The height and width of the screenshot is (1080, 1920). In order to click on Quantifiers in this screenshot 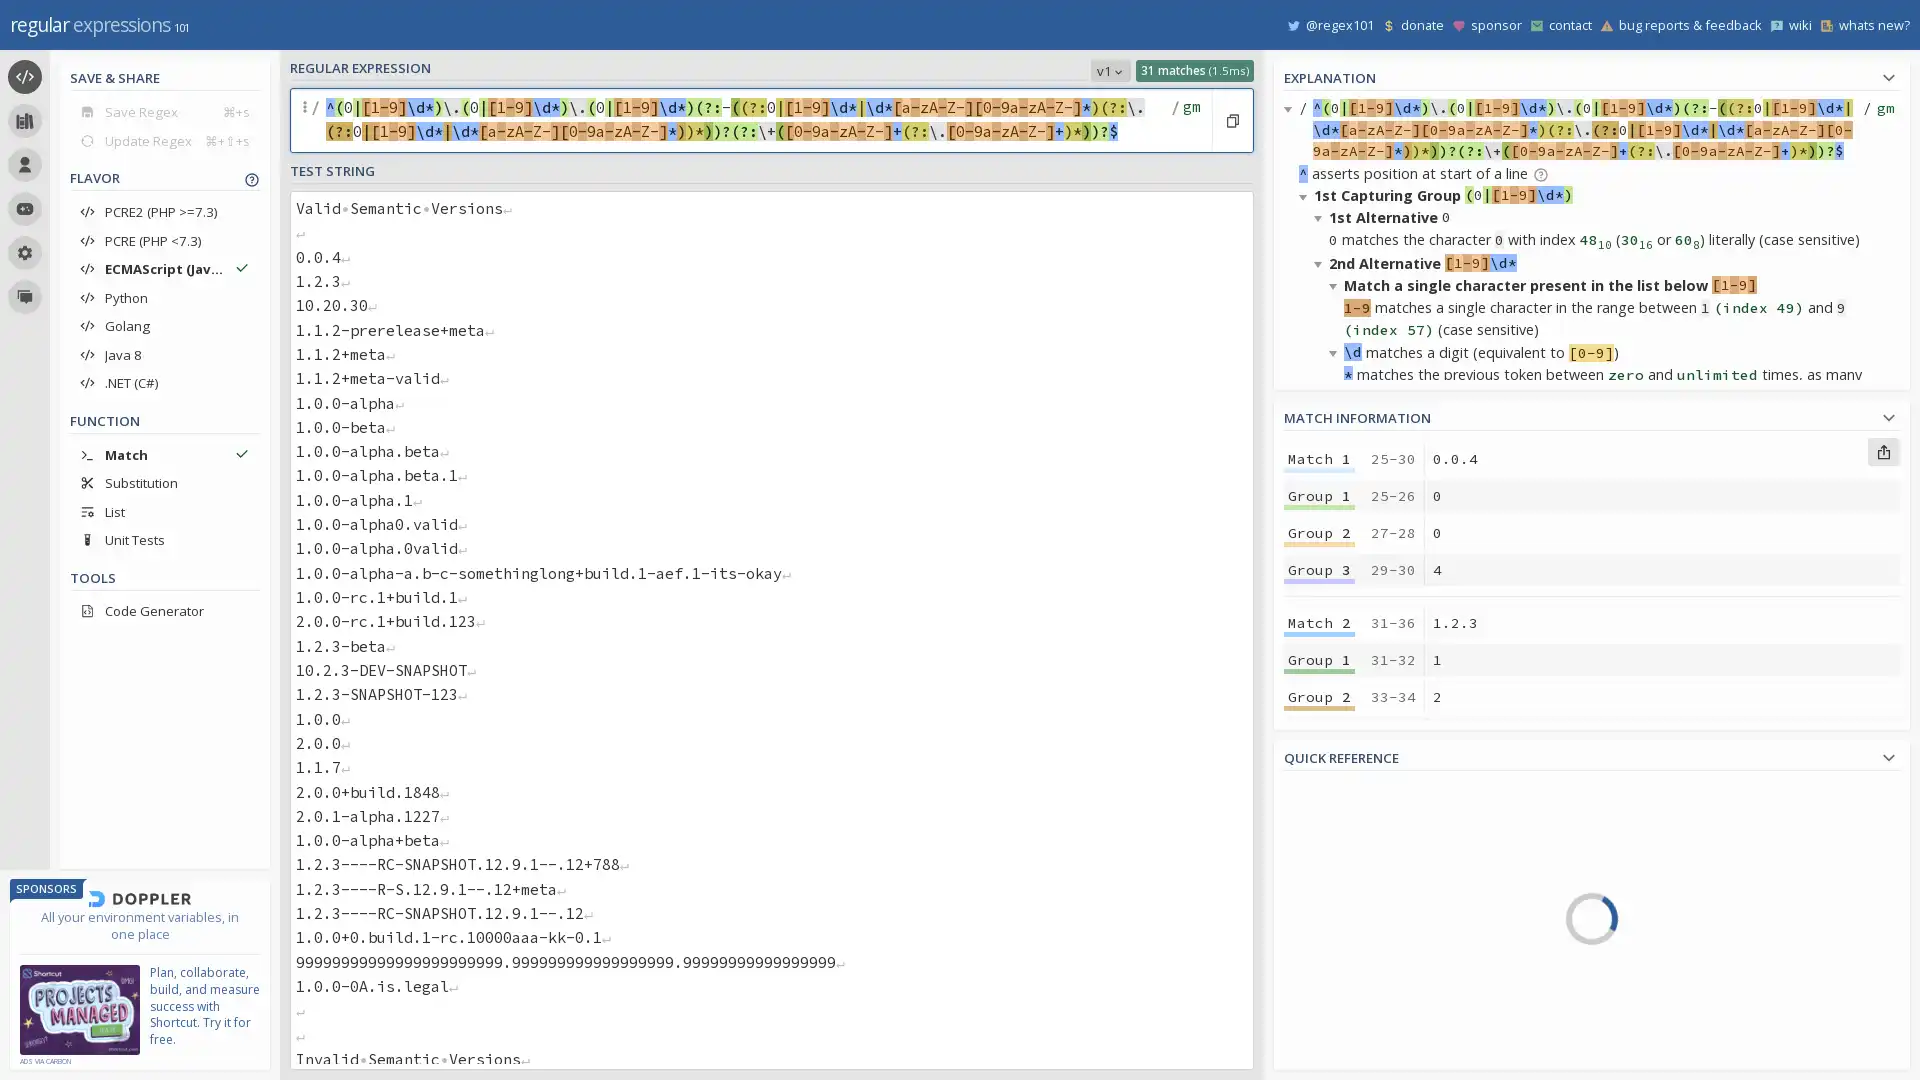, I will do `click(1377, 971)`.